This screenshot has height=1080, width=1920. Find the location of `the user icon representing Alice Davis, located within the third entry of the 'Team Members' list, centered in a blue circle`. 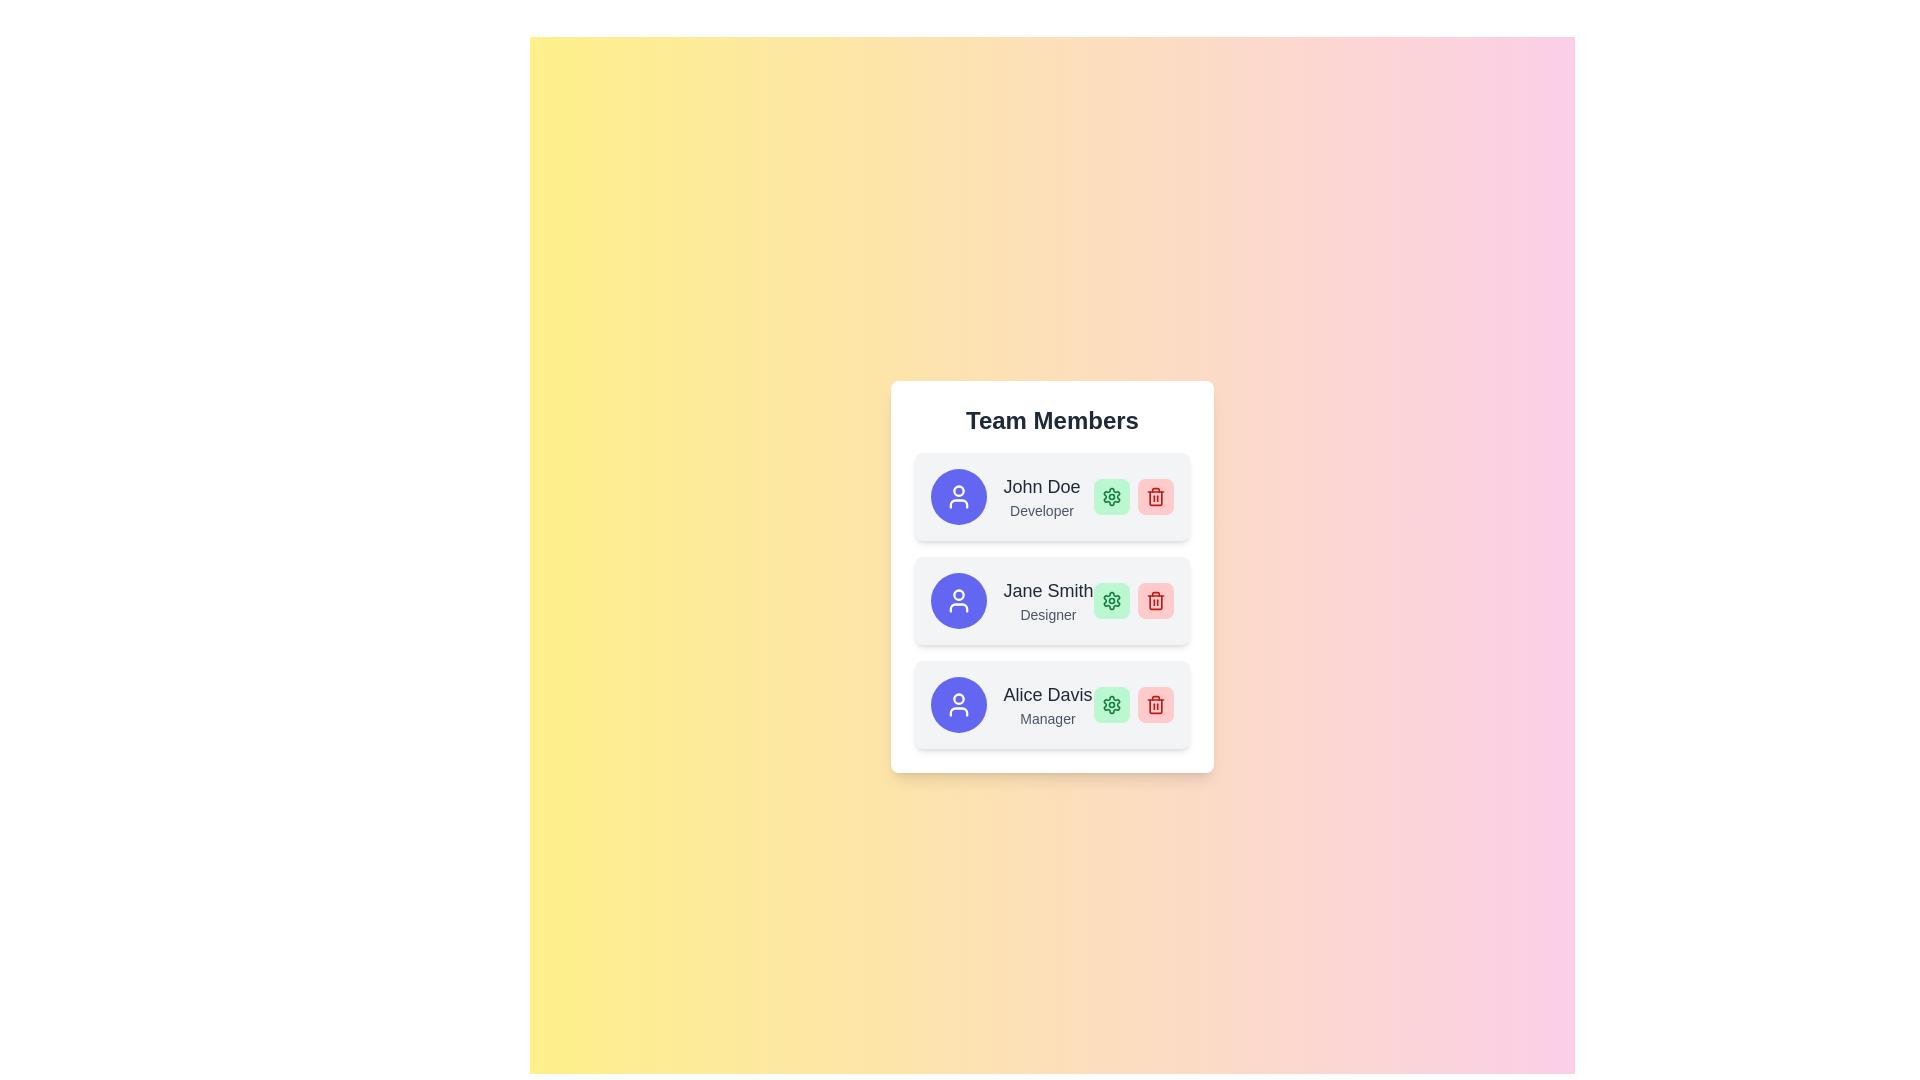

the user icon representing Alice Davis, located within the third entry of the 'Team Members' list, centered in a blue circle is located at coordinates (958, 704).